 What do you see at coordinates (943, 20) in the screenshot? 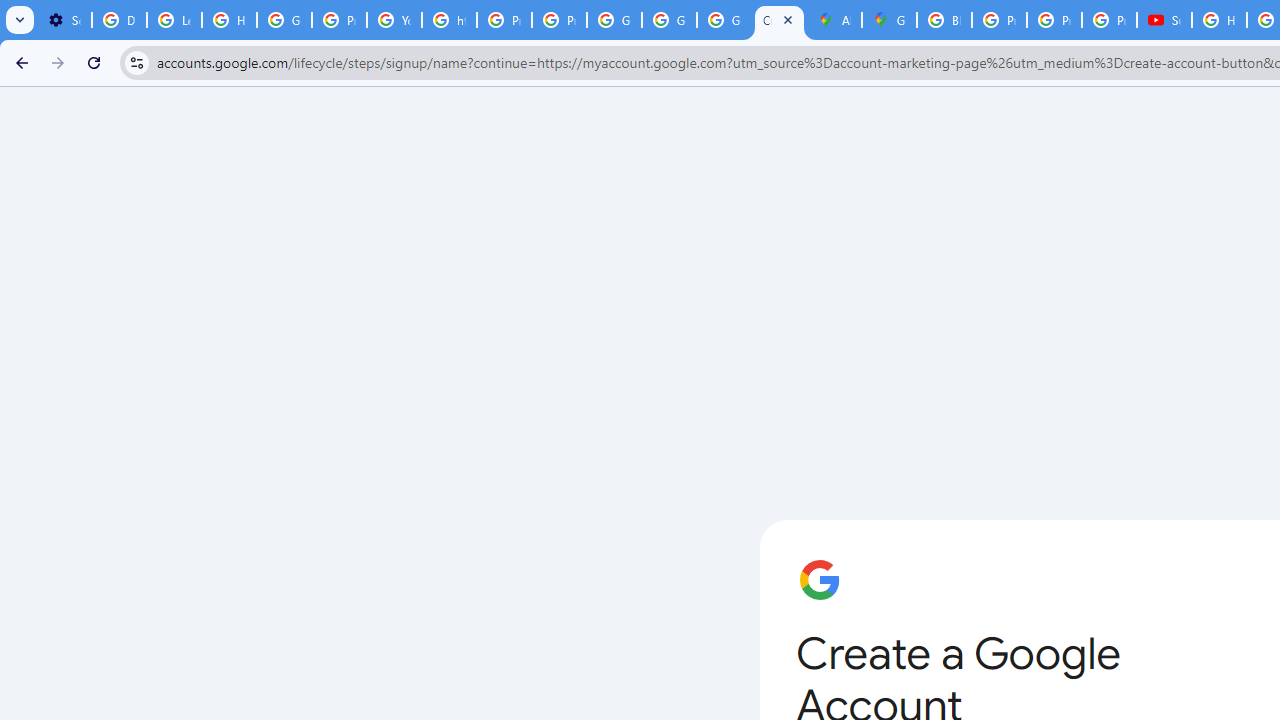
I see `'Blogger Policies and Guidelines - Transparency Center'` at bounding box center [943, 20].